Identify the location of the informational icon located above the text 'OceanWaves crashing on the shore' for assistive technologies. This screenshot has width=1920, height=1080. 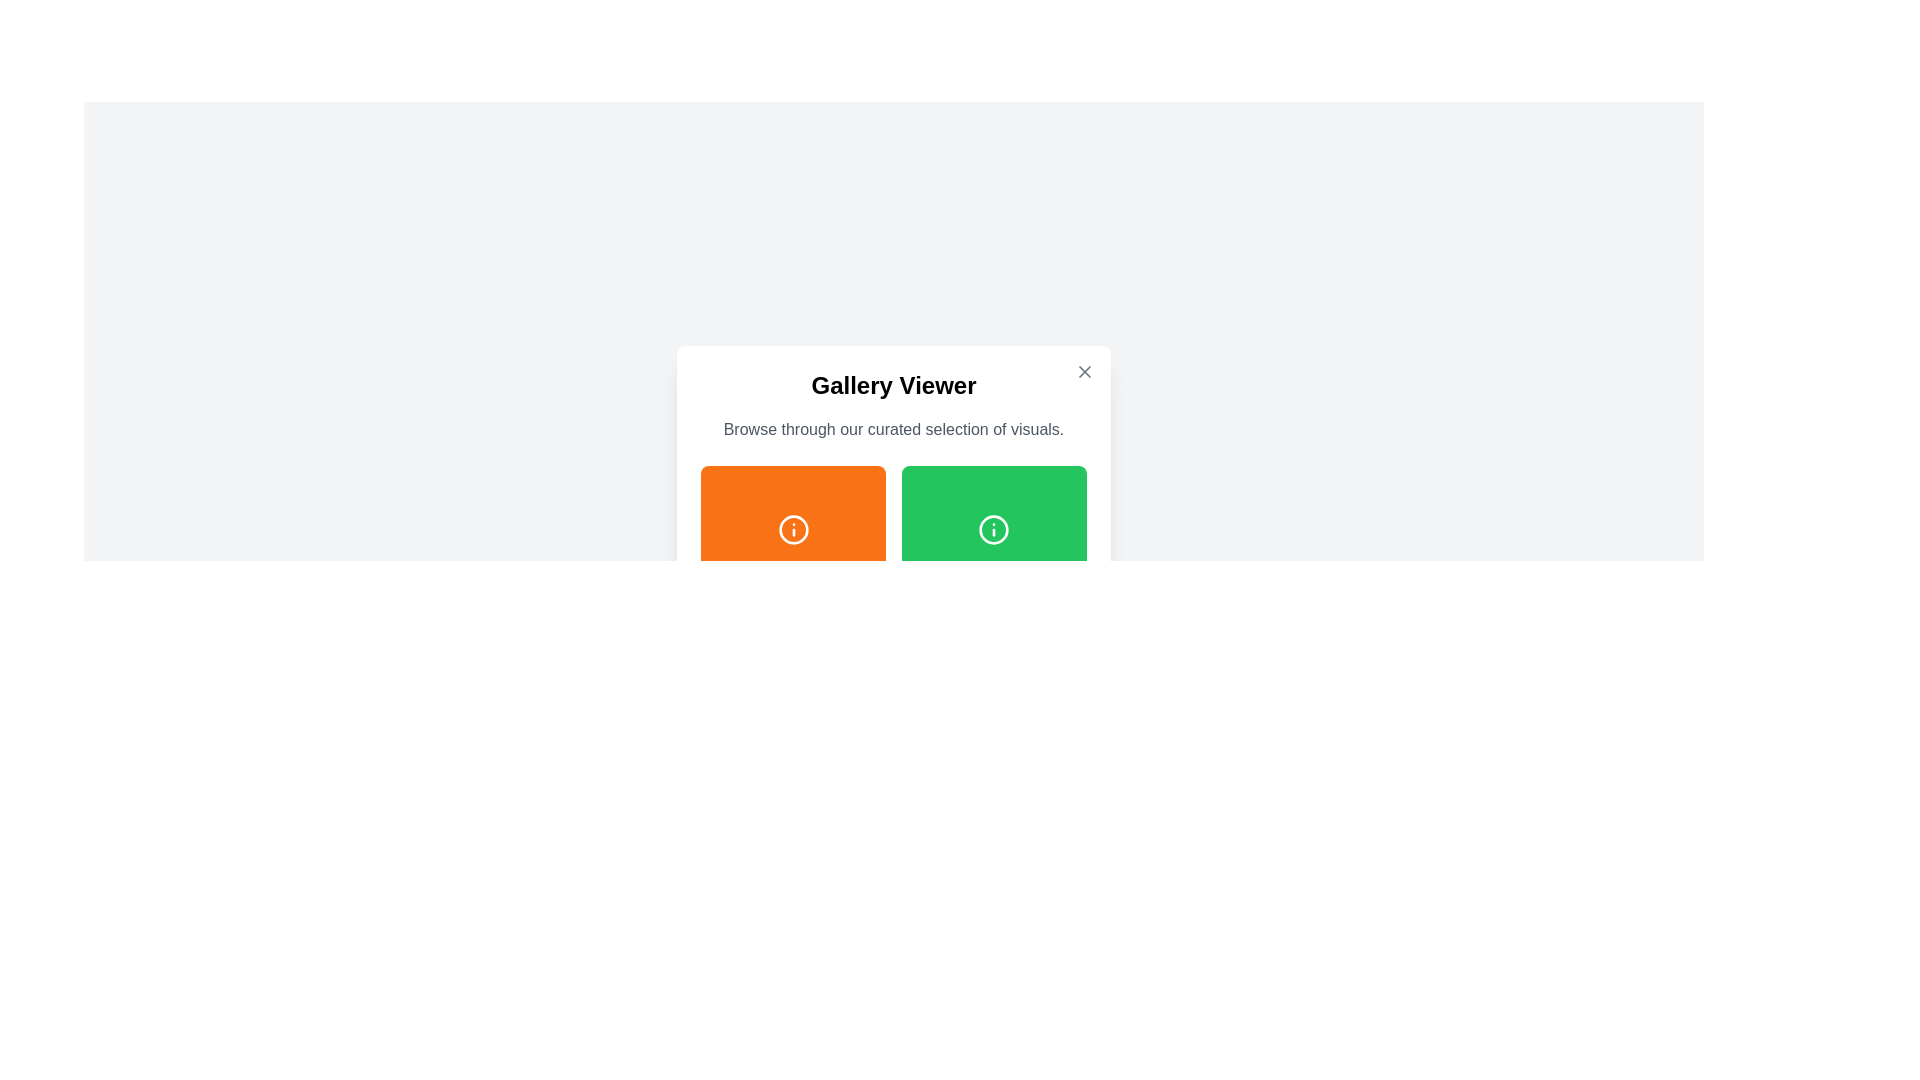
(792, 729).